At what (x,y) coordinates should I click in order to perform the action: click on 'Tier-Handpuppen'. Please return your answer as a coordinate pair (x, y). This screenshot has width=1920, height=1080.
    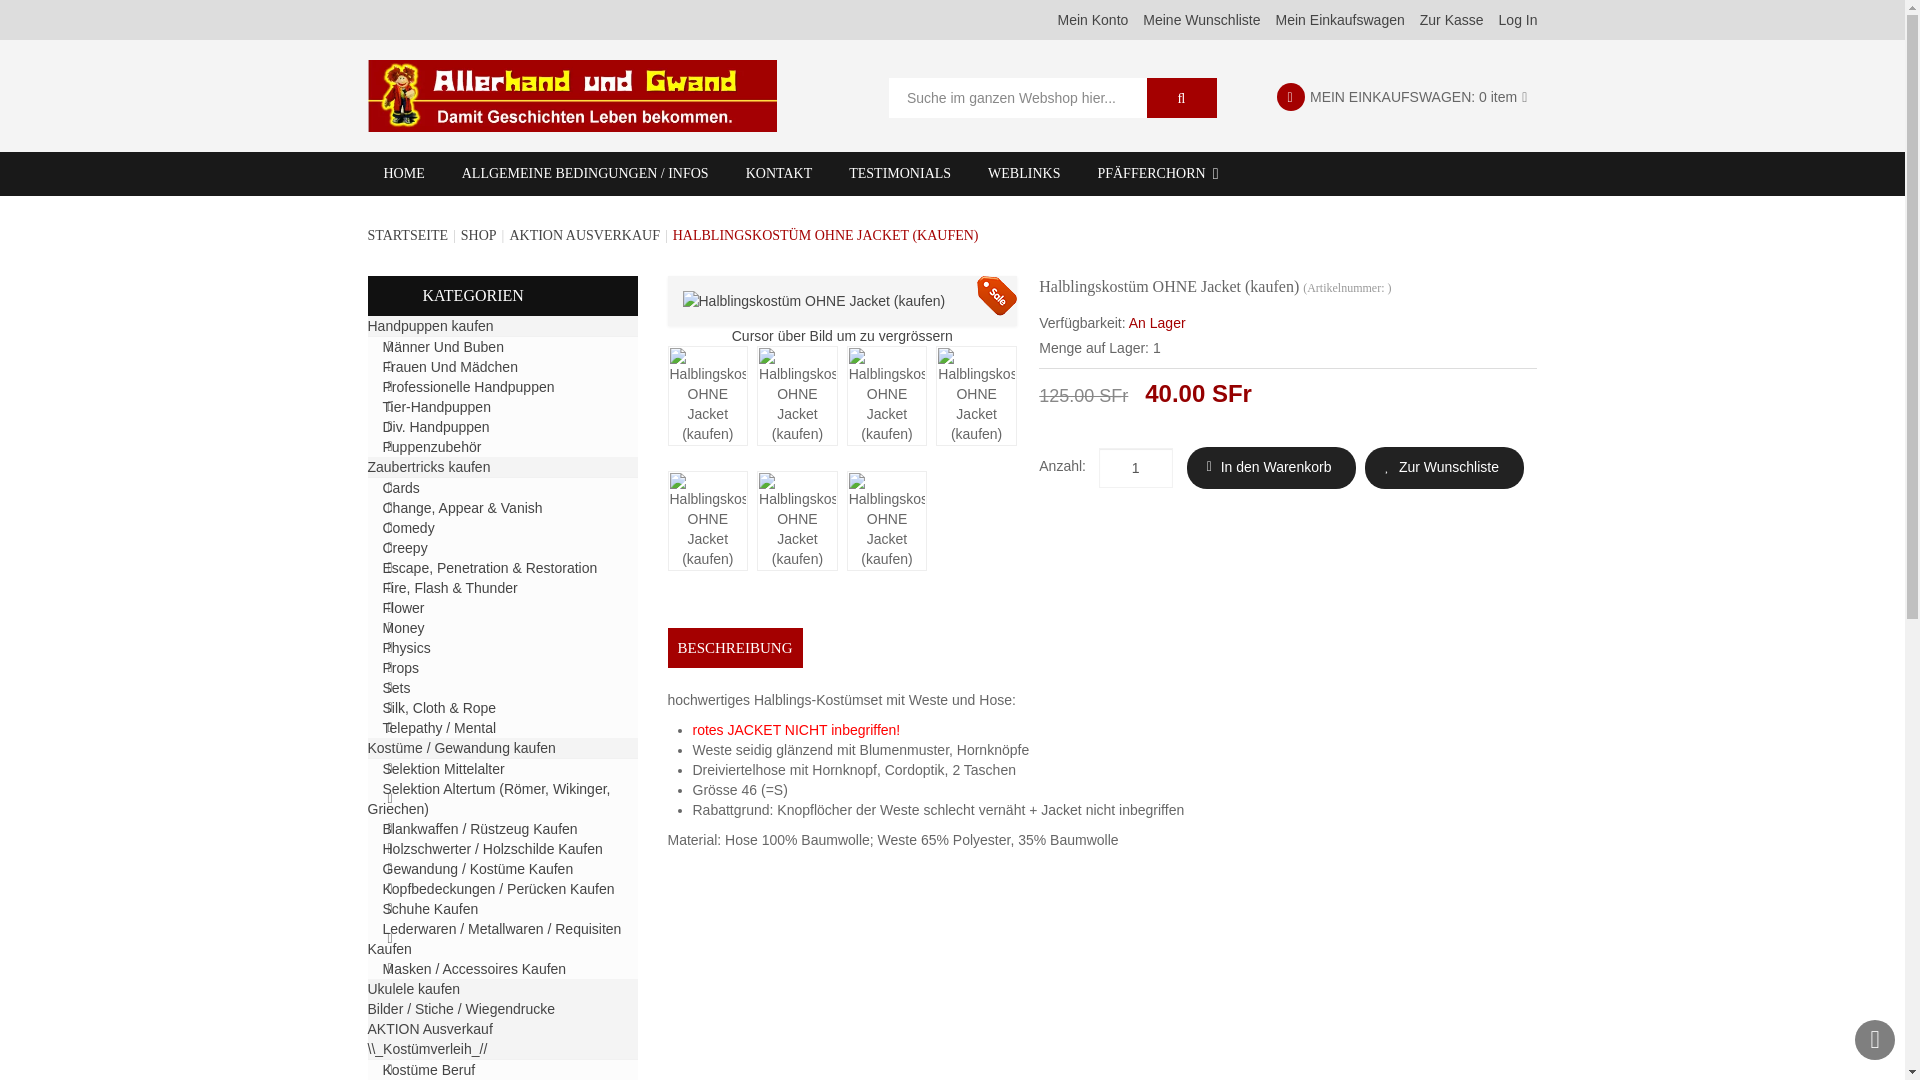
    Looking at the image, I should click on (435, 406).